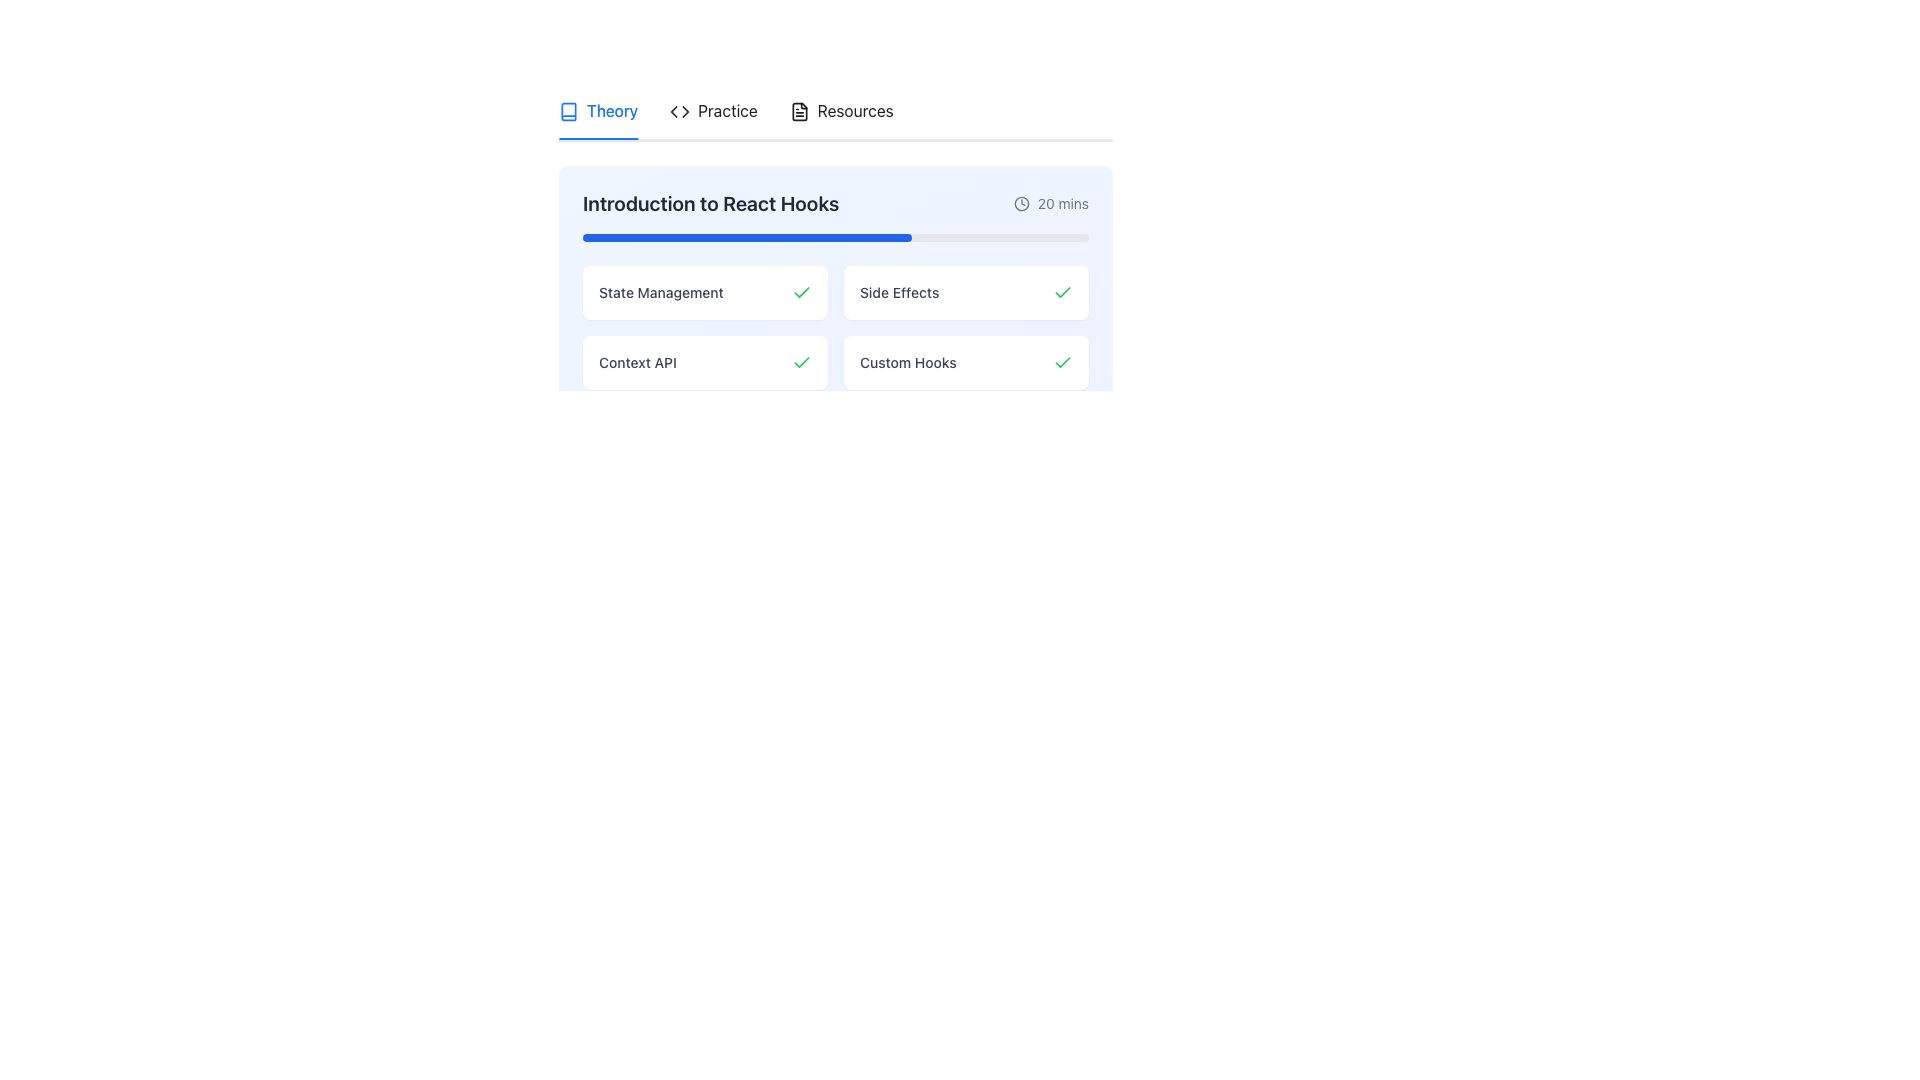 This screenshot has height=1080, width=1920. I want to click on the circular SVG element that forms the outer boundary of the clock icon, located near the '20 mins' label, so click(1021, 204).